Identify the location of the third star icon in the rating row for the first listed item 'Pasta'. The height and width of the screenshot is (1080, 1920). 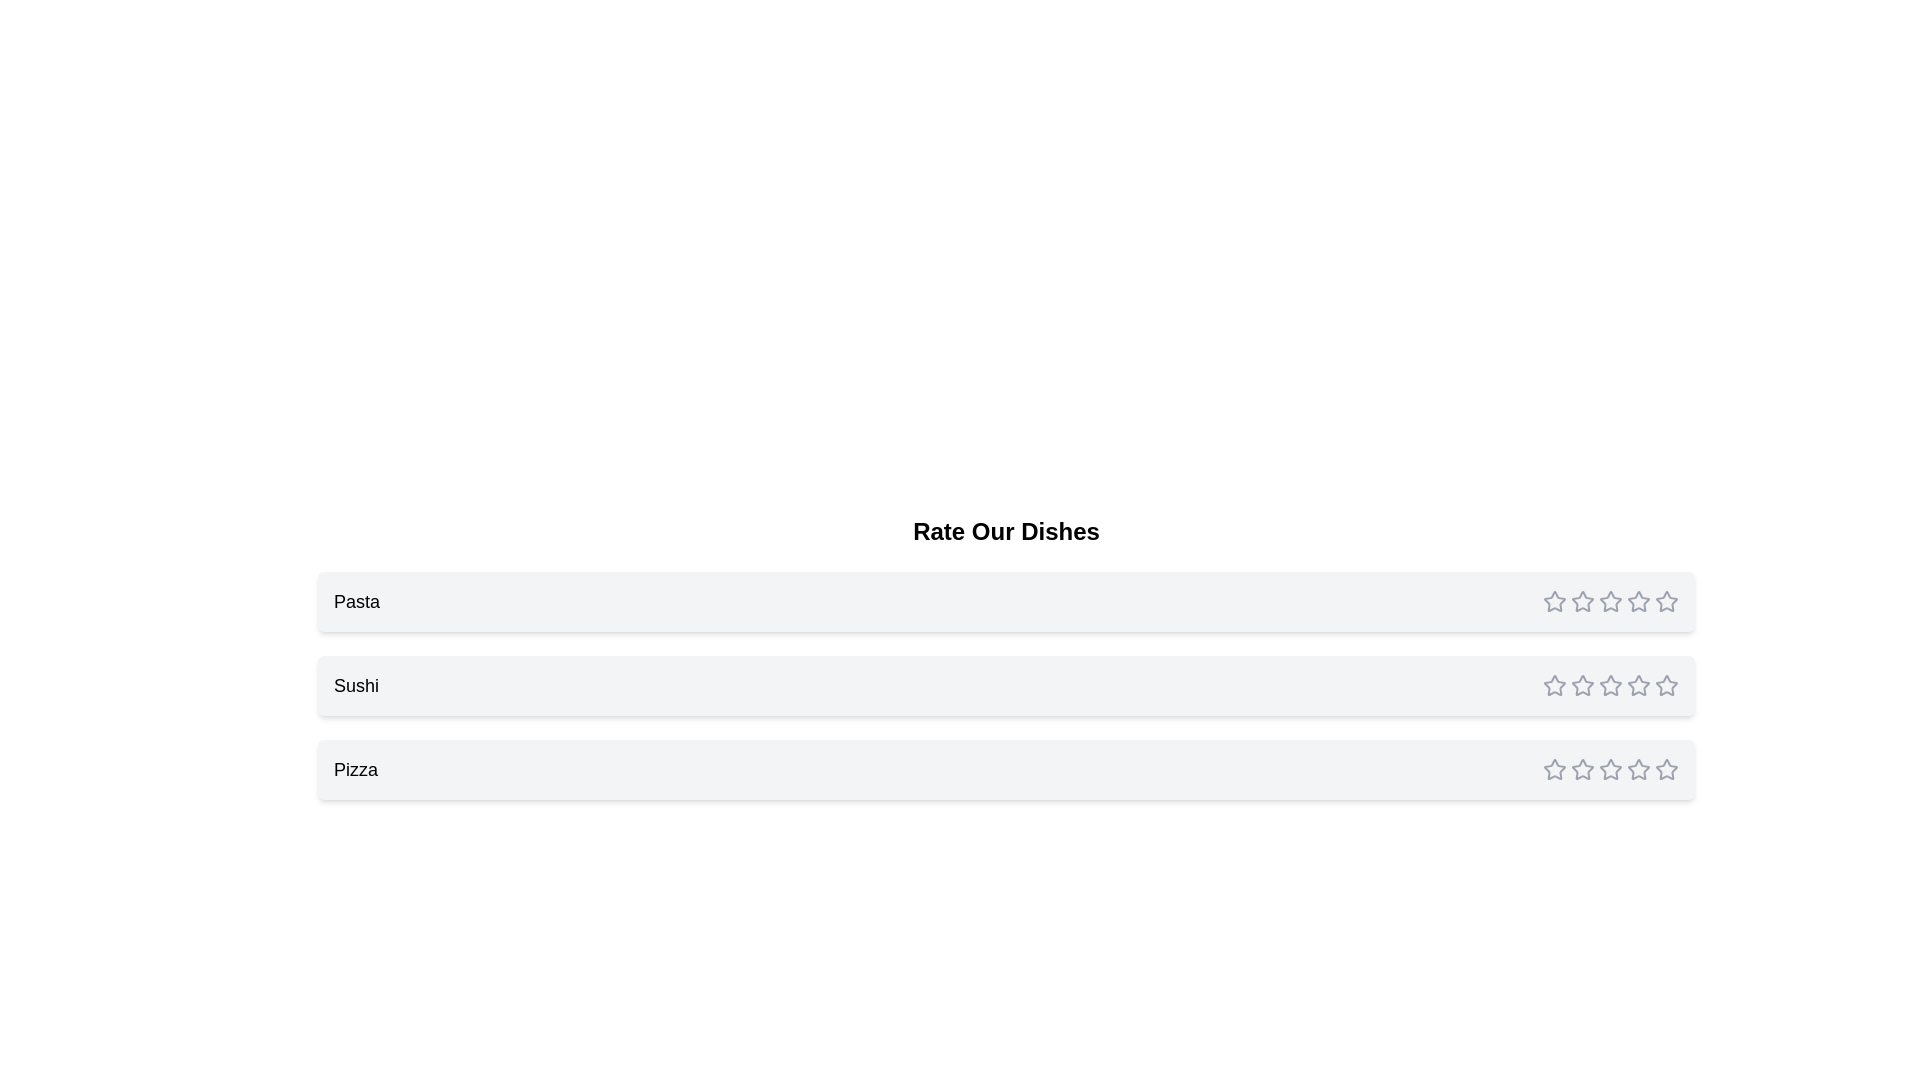
(1611, 600).